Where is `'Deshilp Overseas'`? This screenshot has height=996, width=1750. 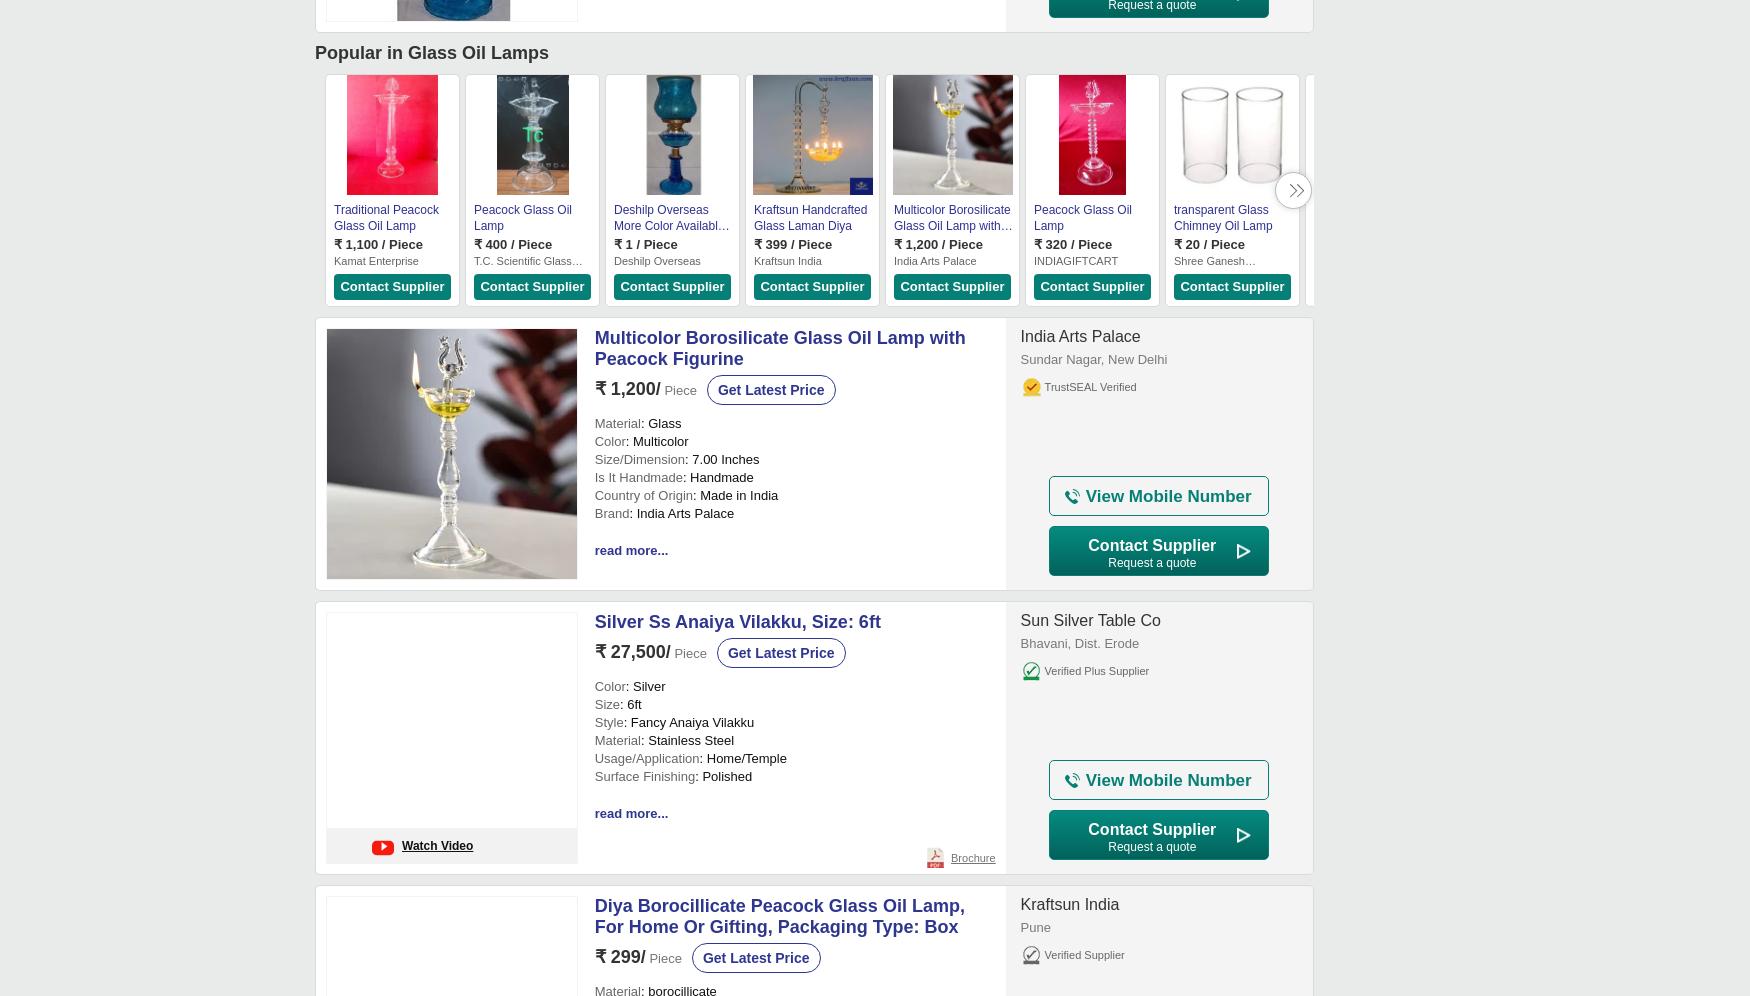 'Deshilp Overseas' is located at coordinates (614, 260).